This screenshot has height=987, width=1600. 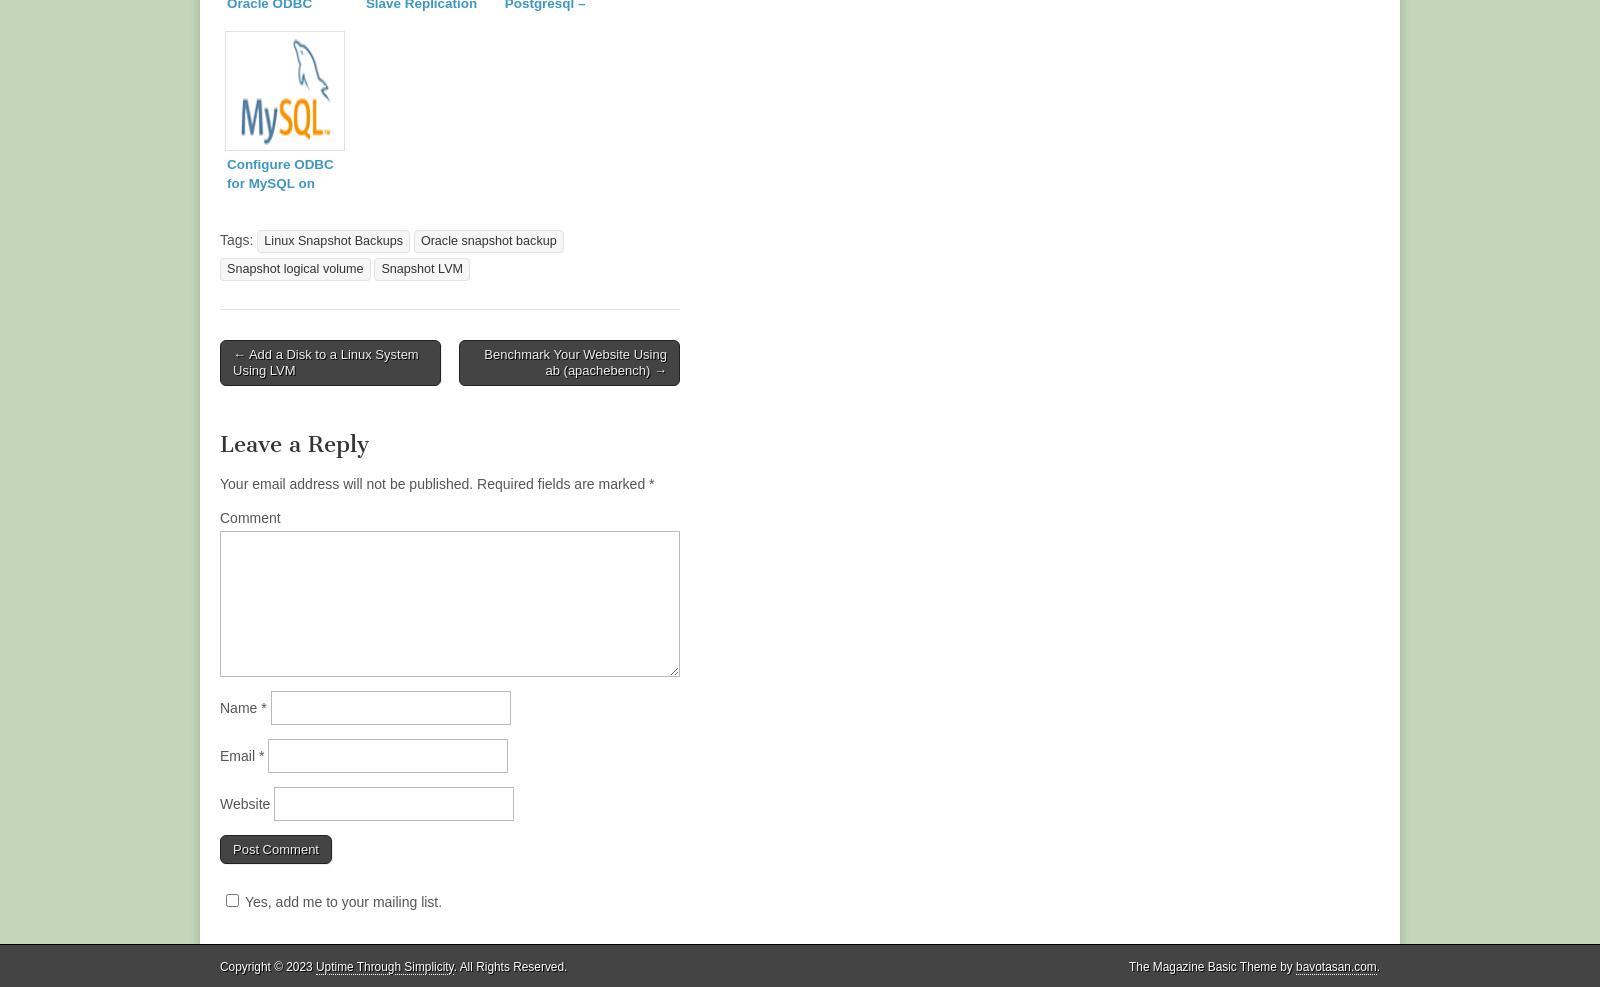 What do you see at coordinates (343, 901) in the screenshot?
I see `'Yes, add me to your mailing list.'` at bounding box center [343, 901].